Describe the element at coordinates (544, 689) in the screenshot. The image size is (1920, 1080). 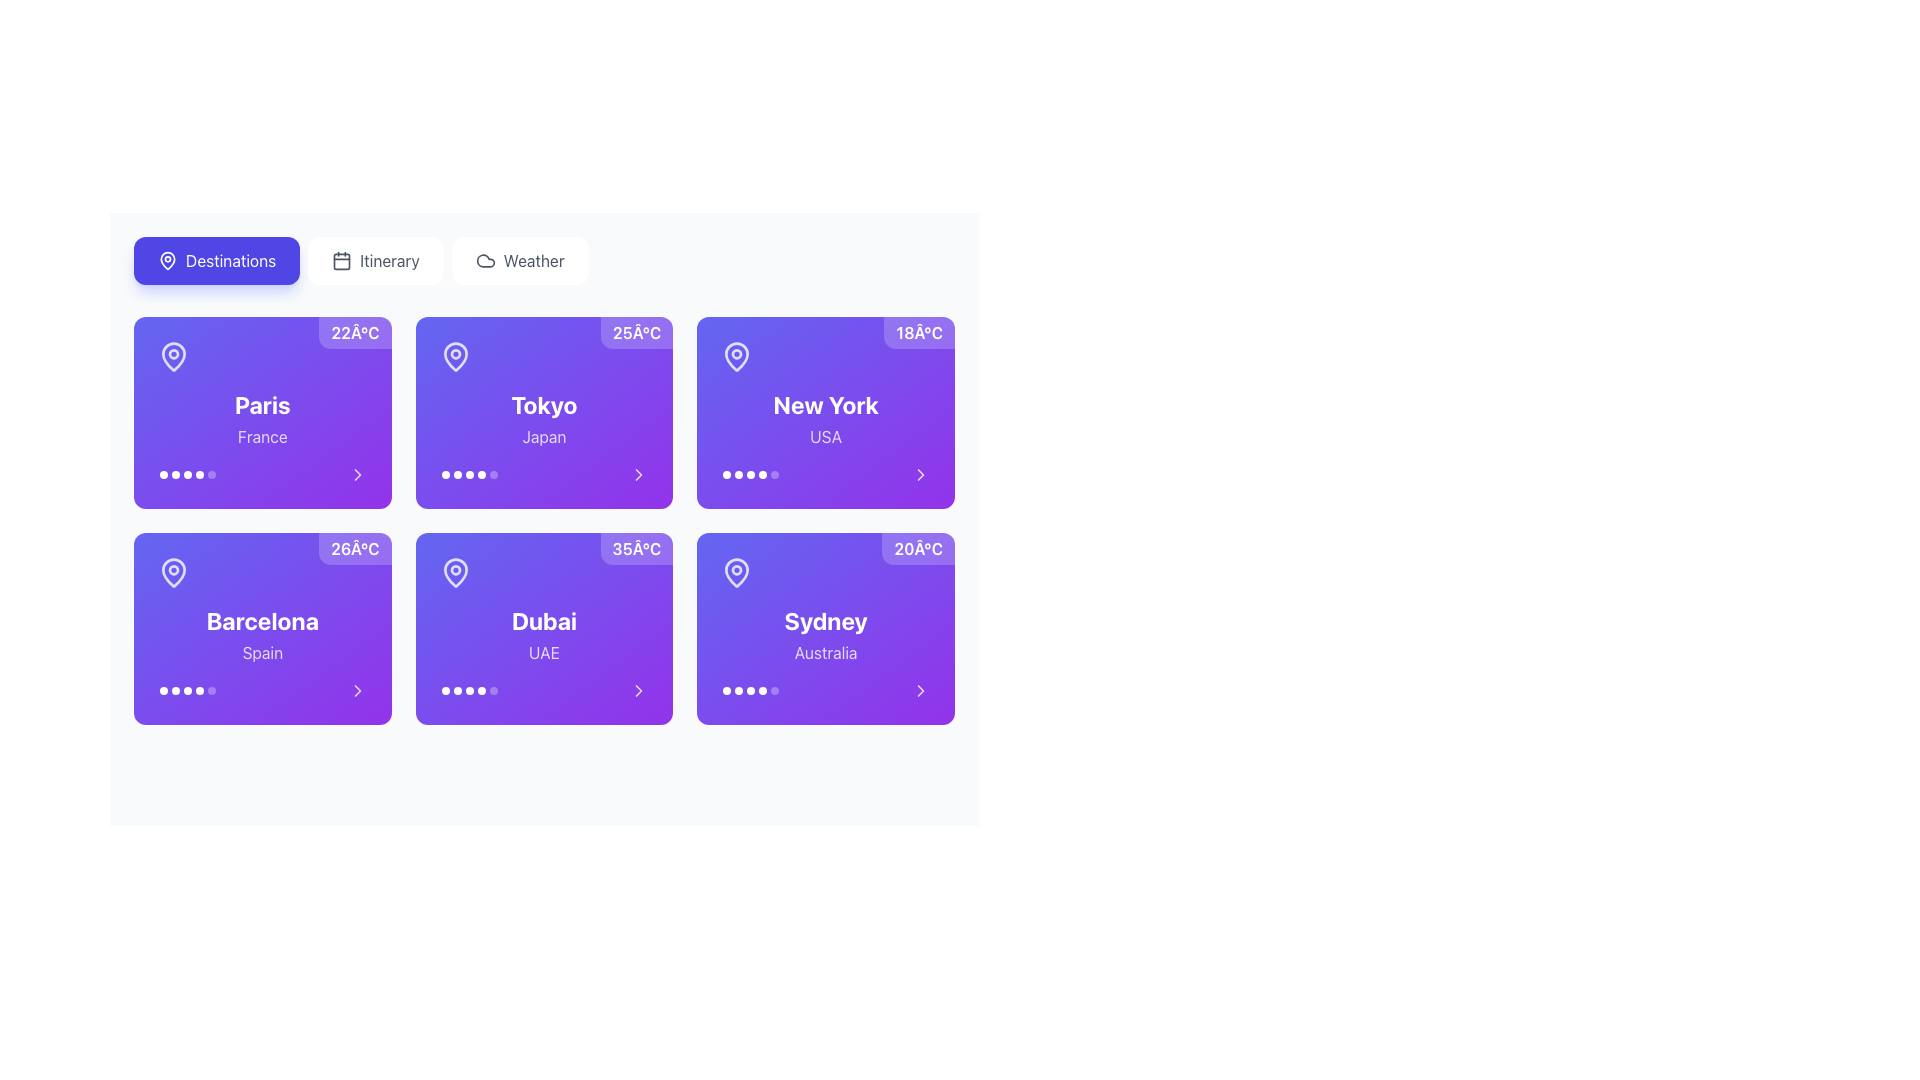
I see `the chevron navigation of the pagination indicator located at the bottom-right corner of the Dubai card to trigger the animation` at that location.